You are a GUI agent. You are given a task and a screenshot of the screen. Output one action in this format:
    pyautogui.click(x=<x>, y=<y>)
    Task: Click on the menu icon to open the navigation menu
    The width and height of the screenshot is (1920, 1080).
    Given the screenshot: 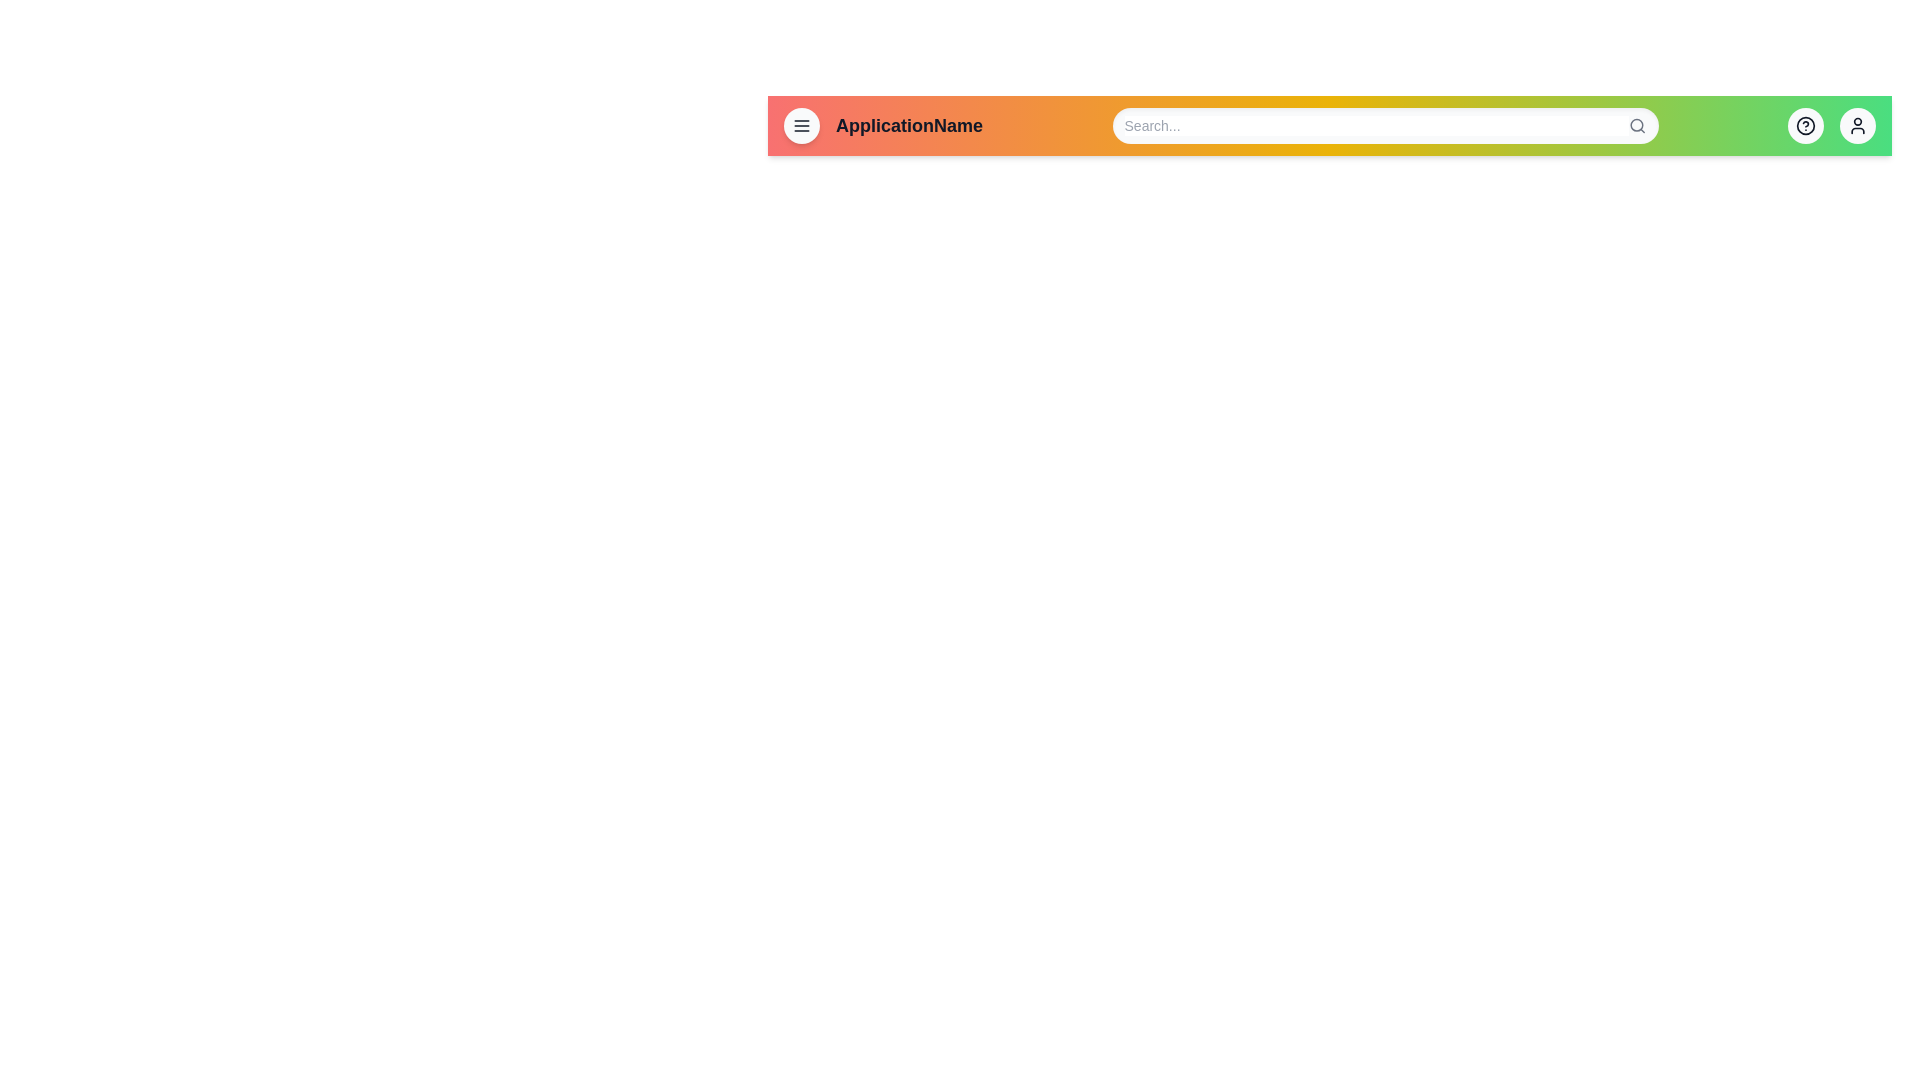 What is the action you would take?
    pyautogui.click(x=801, y=126)
    